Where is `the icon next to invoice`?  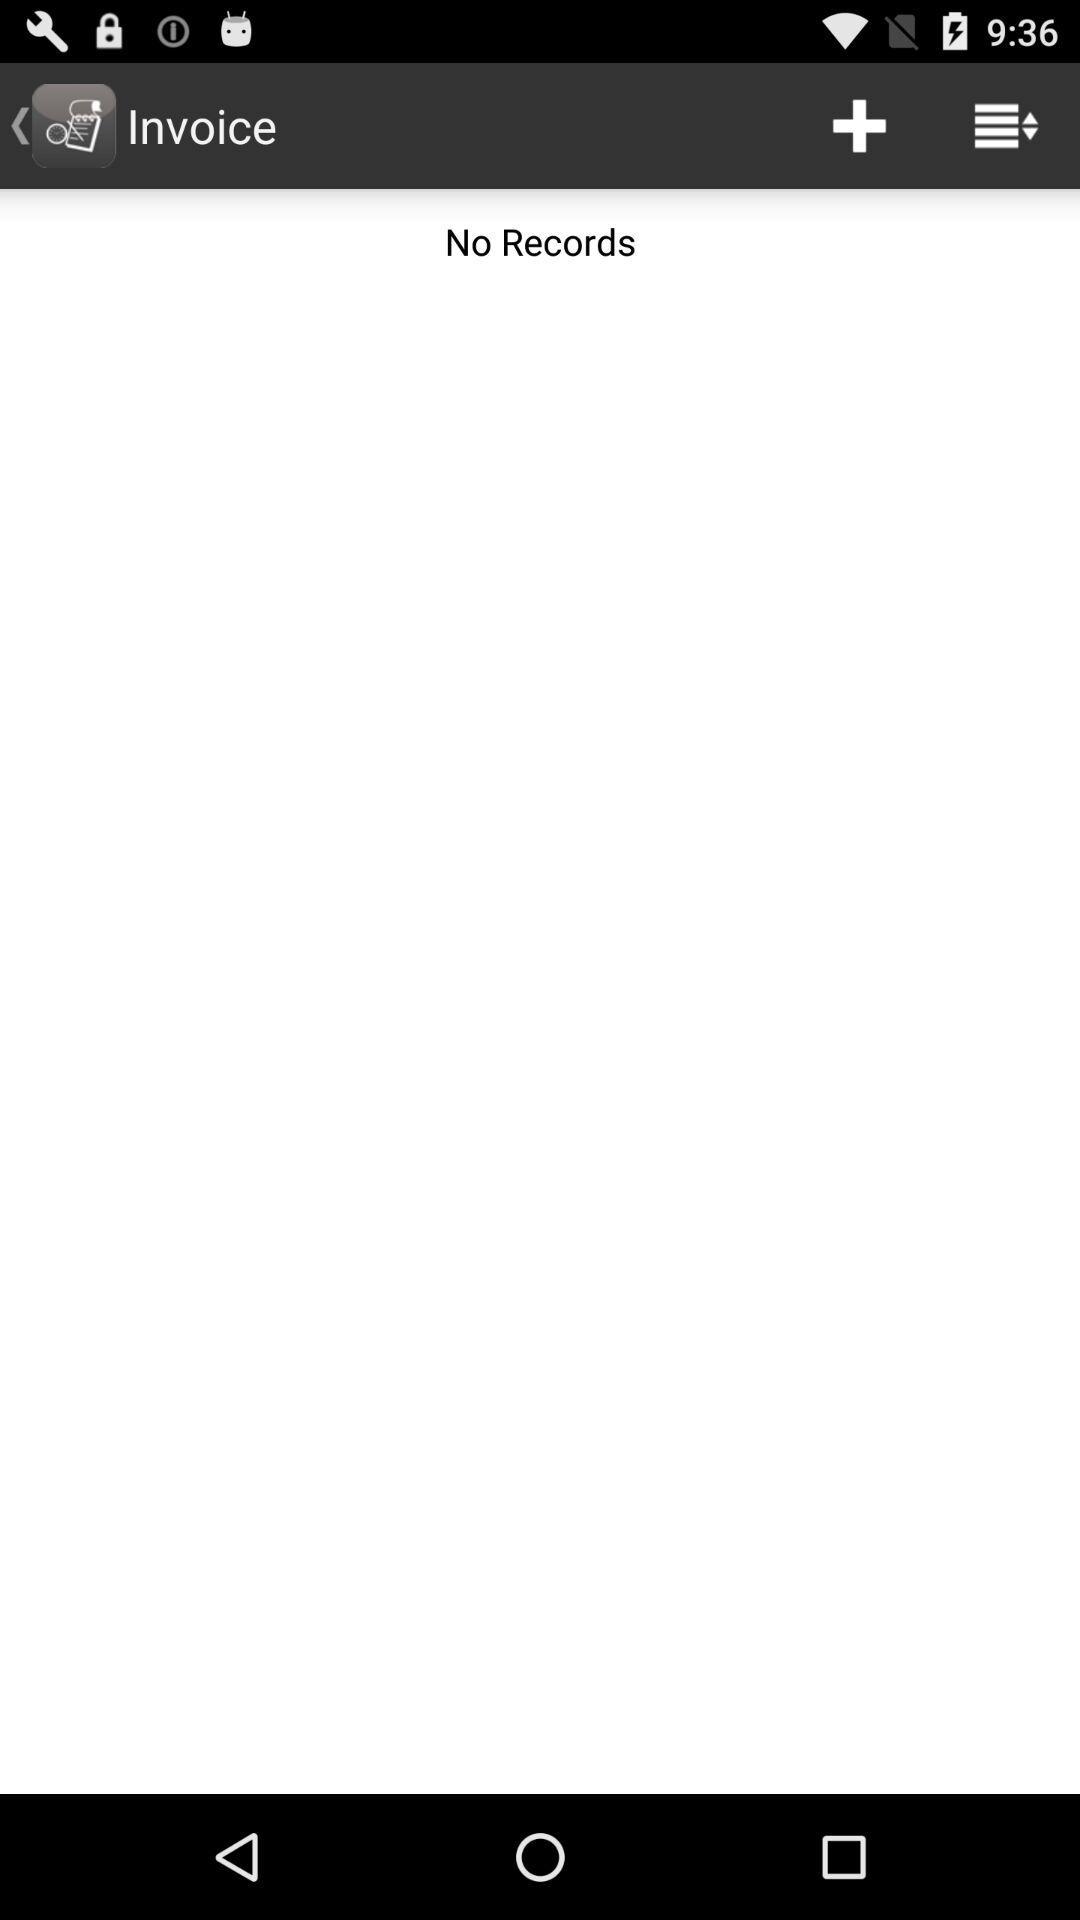 the icon next to invoice is located at coordinates (858, 124).